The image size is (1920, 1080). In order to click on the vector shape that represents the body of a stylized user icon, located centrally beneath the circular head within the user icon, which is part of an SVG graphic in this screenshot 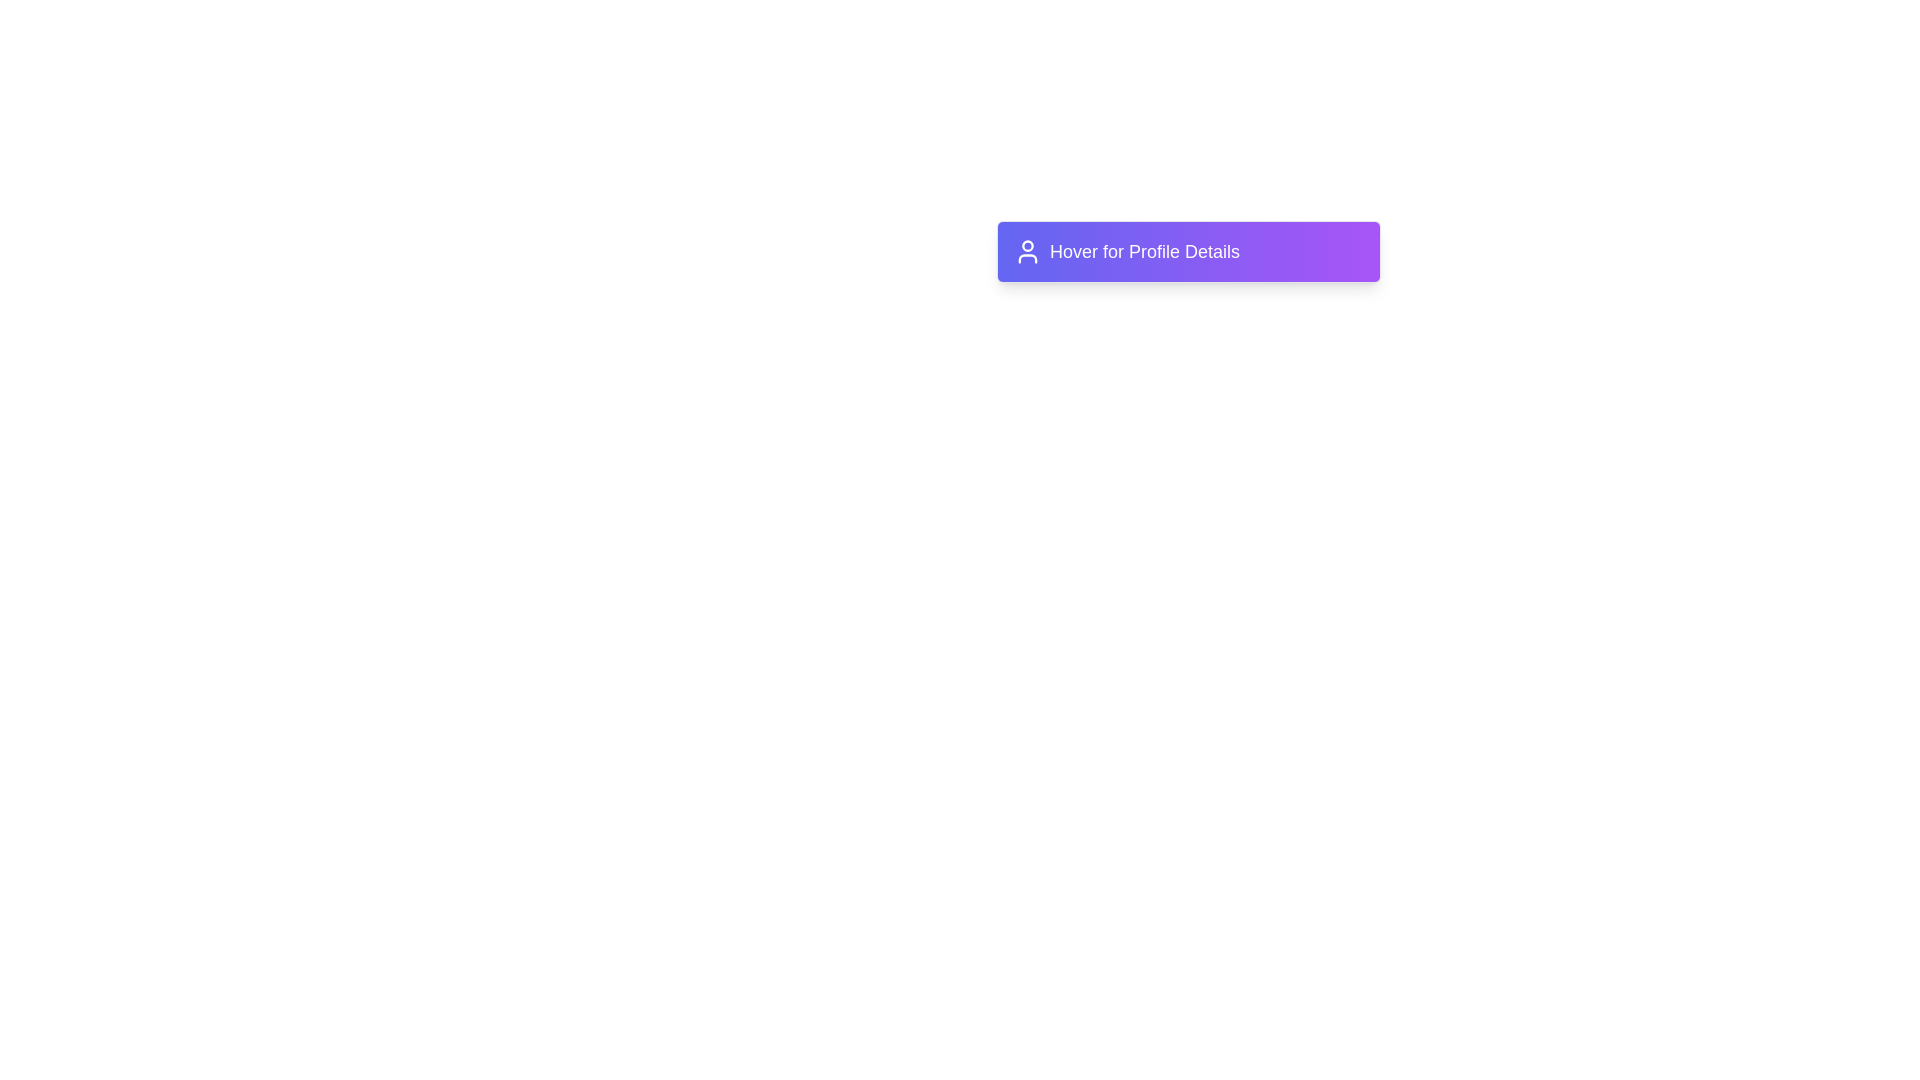, I will do `click(1027, 257)`.